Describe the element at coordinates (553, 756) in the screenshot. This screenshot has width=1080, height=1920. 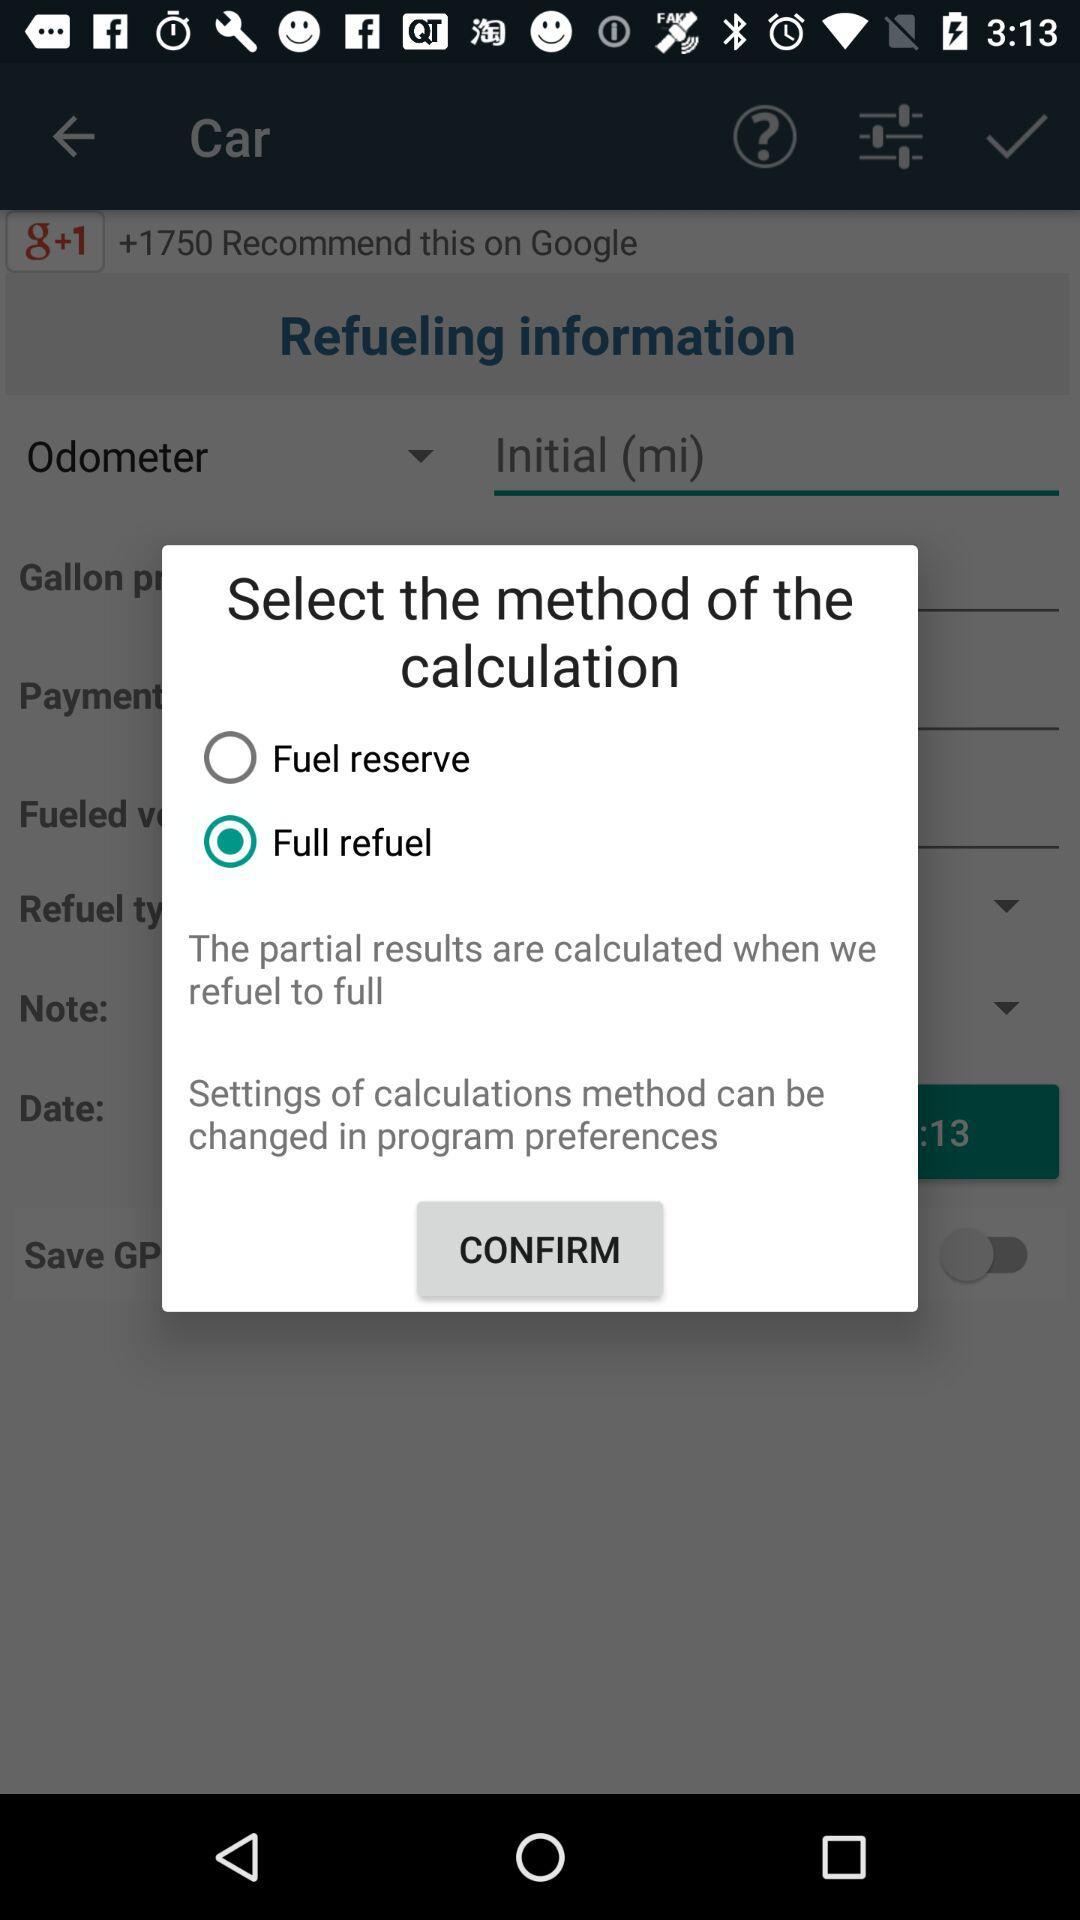
I see `item above the full refuel icon` at that location.